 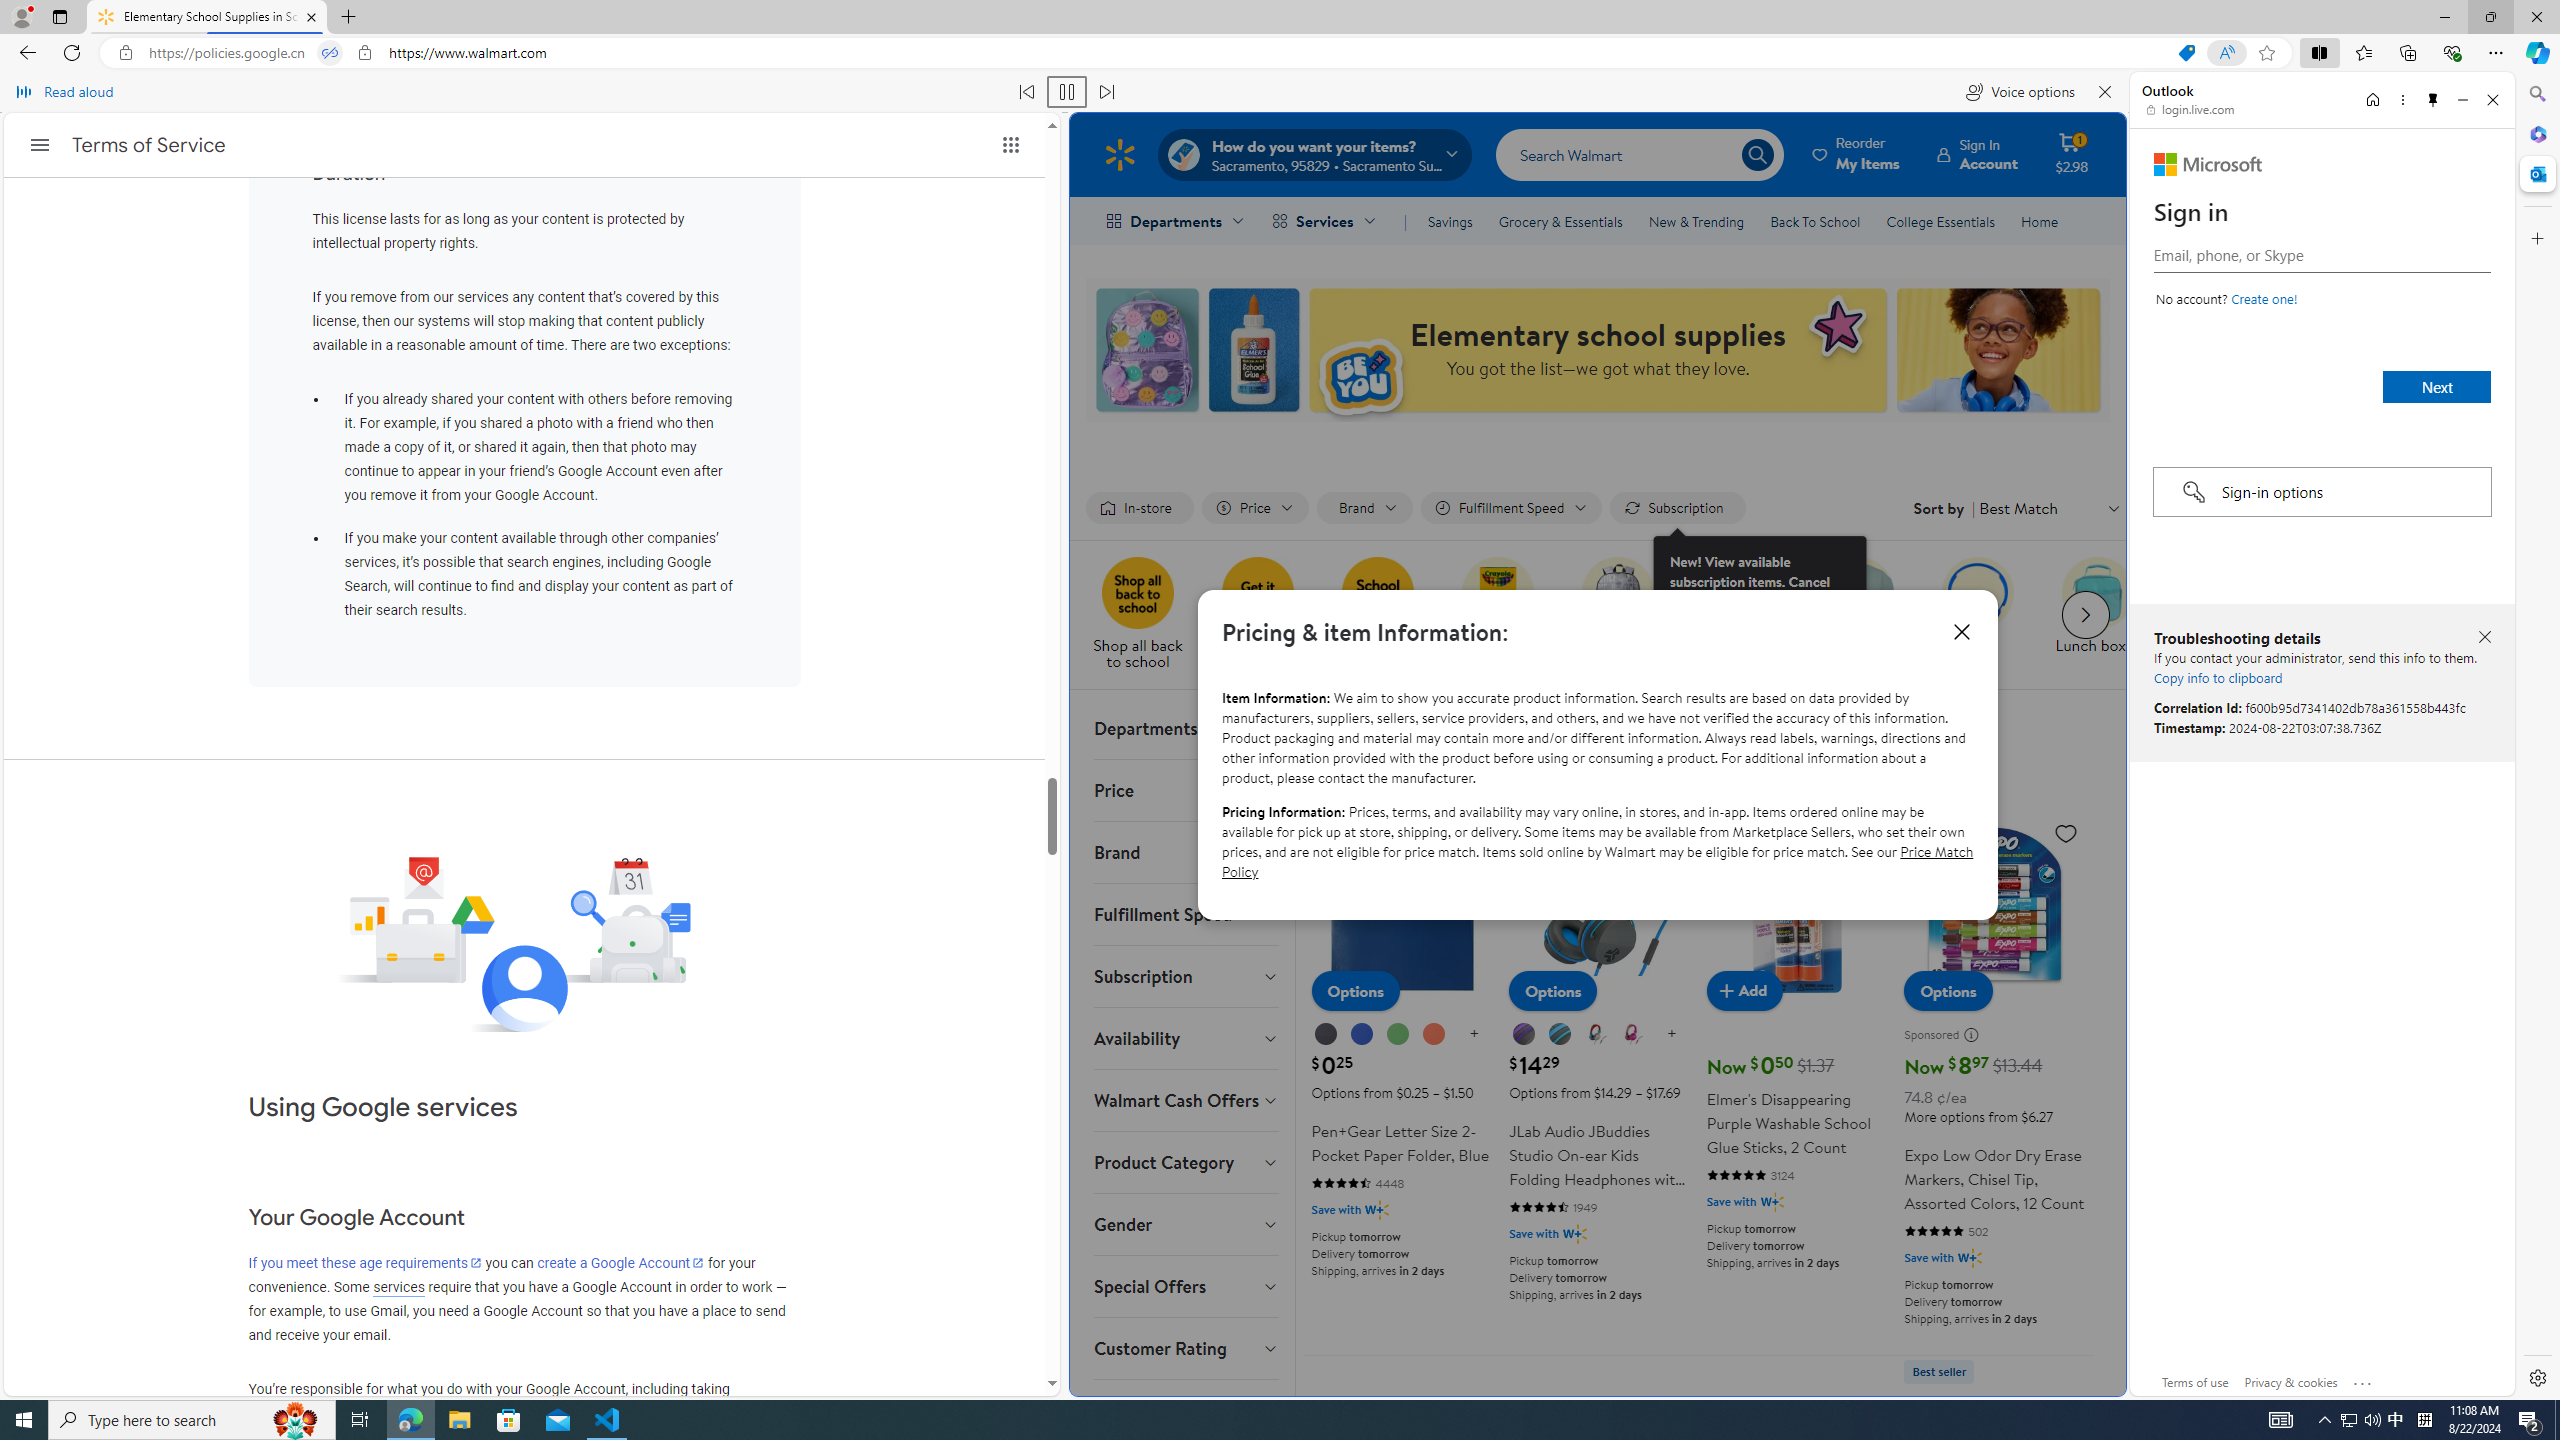 I want to click on 'Close read aloud', so click(x=2103, y=91).